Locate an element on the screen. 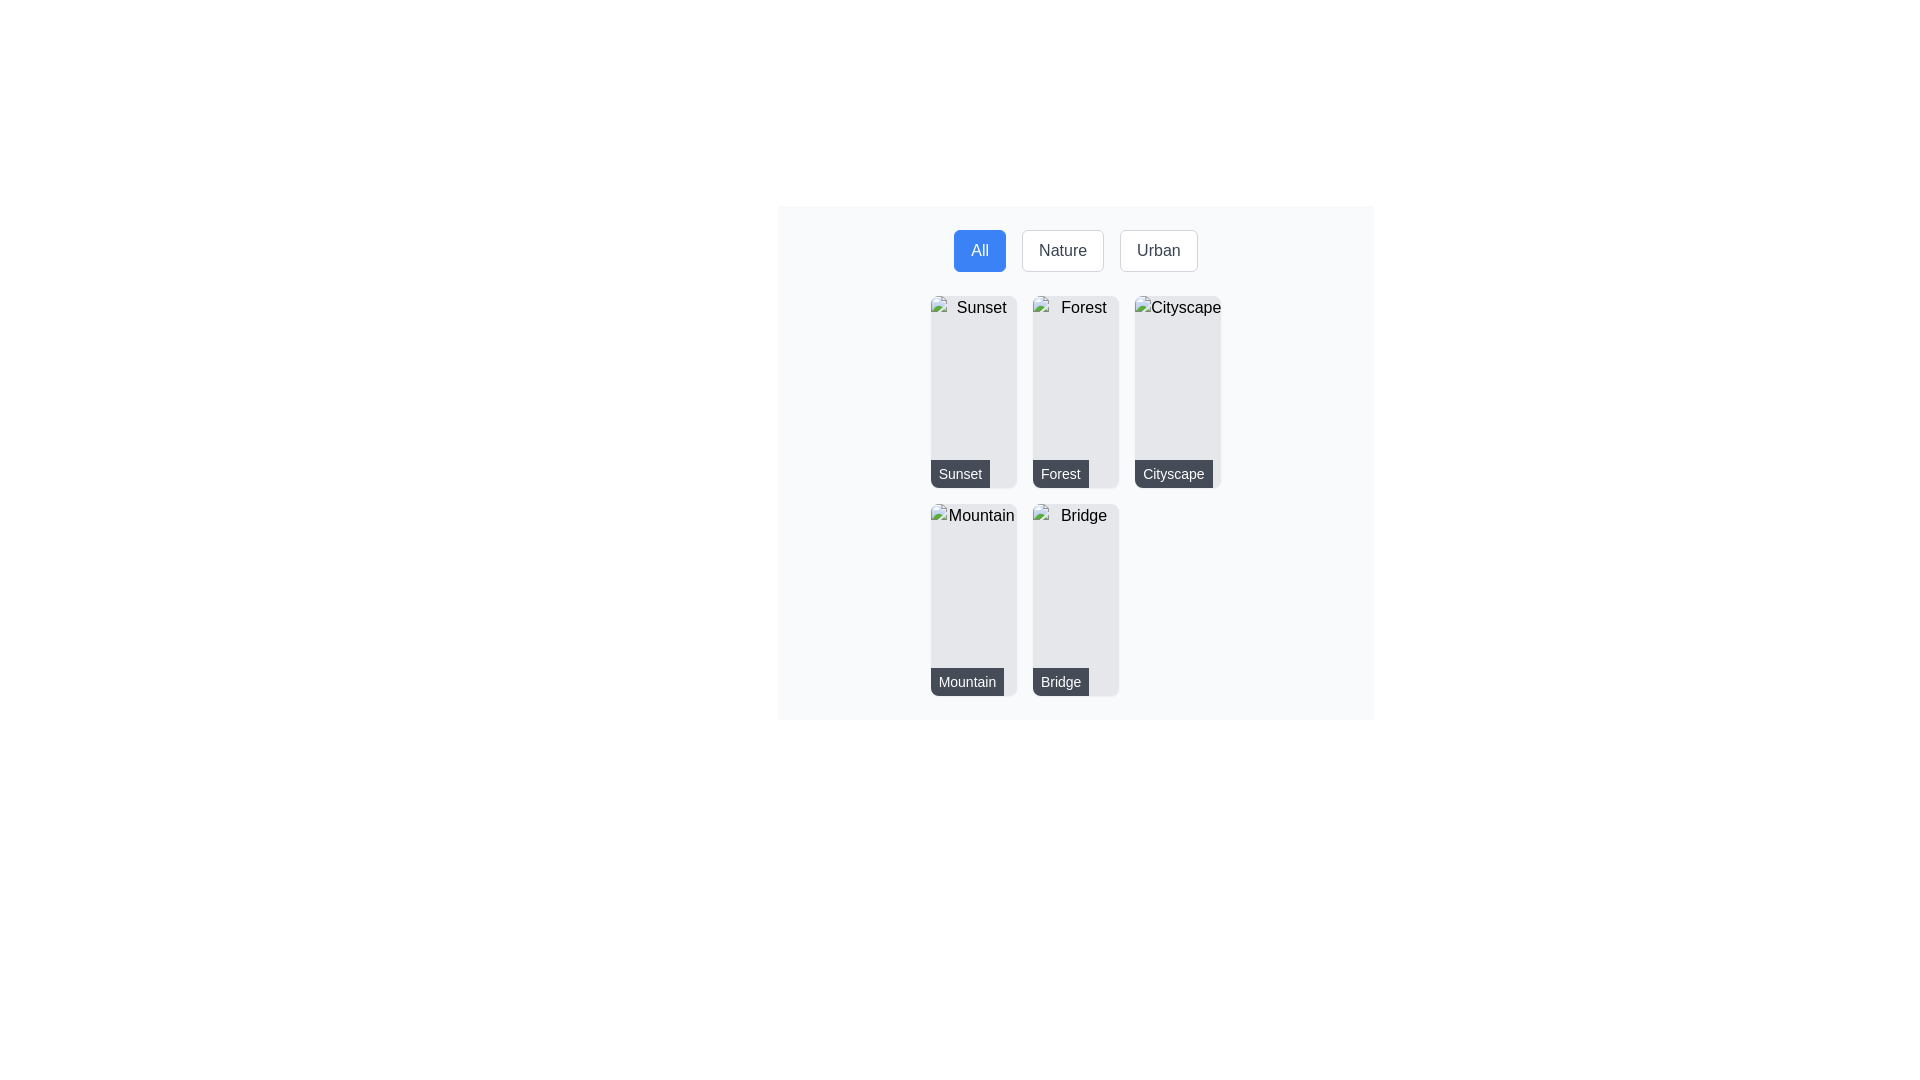 This screenshot has width=1920, height=1080. the 'Nature' filter button which is centrally located in a row of three buttons is located at coordinates (1074, 249).